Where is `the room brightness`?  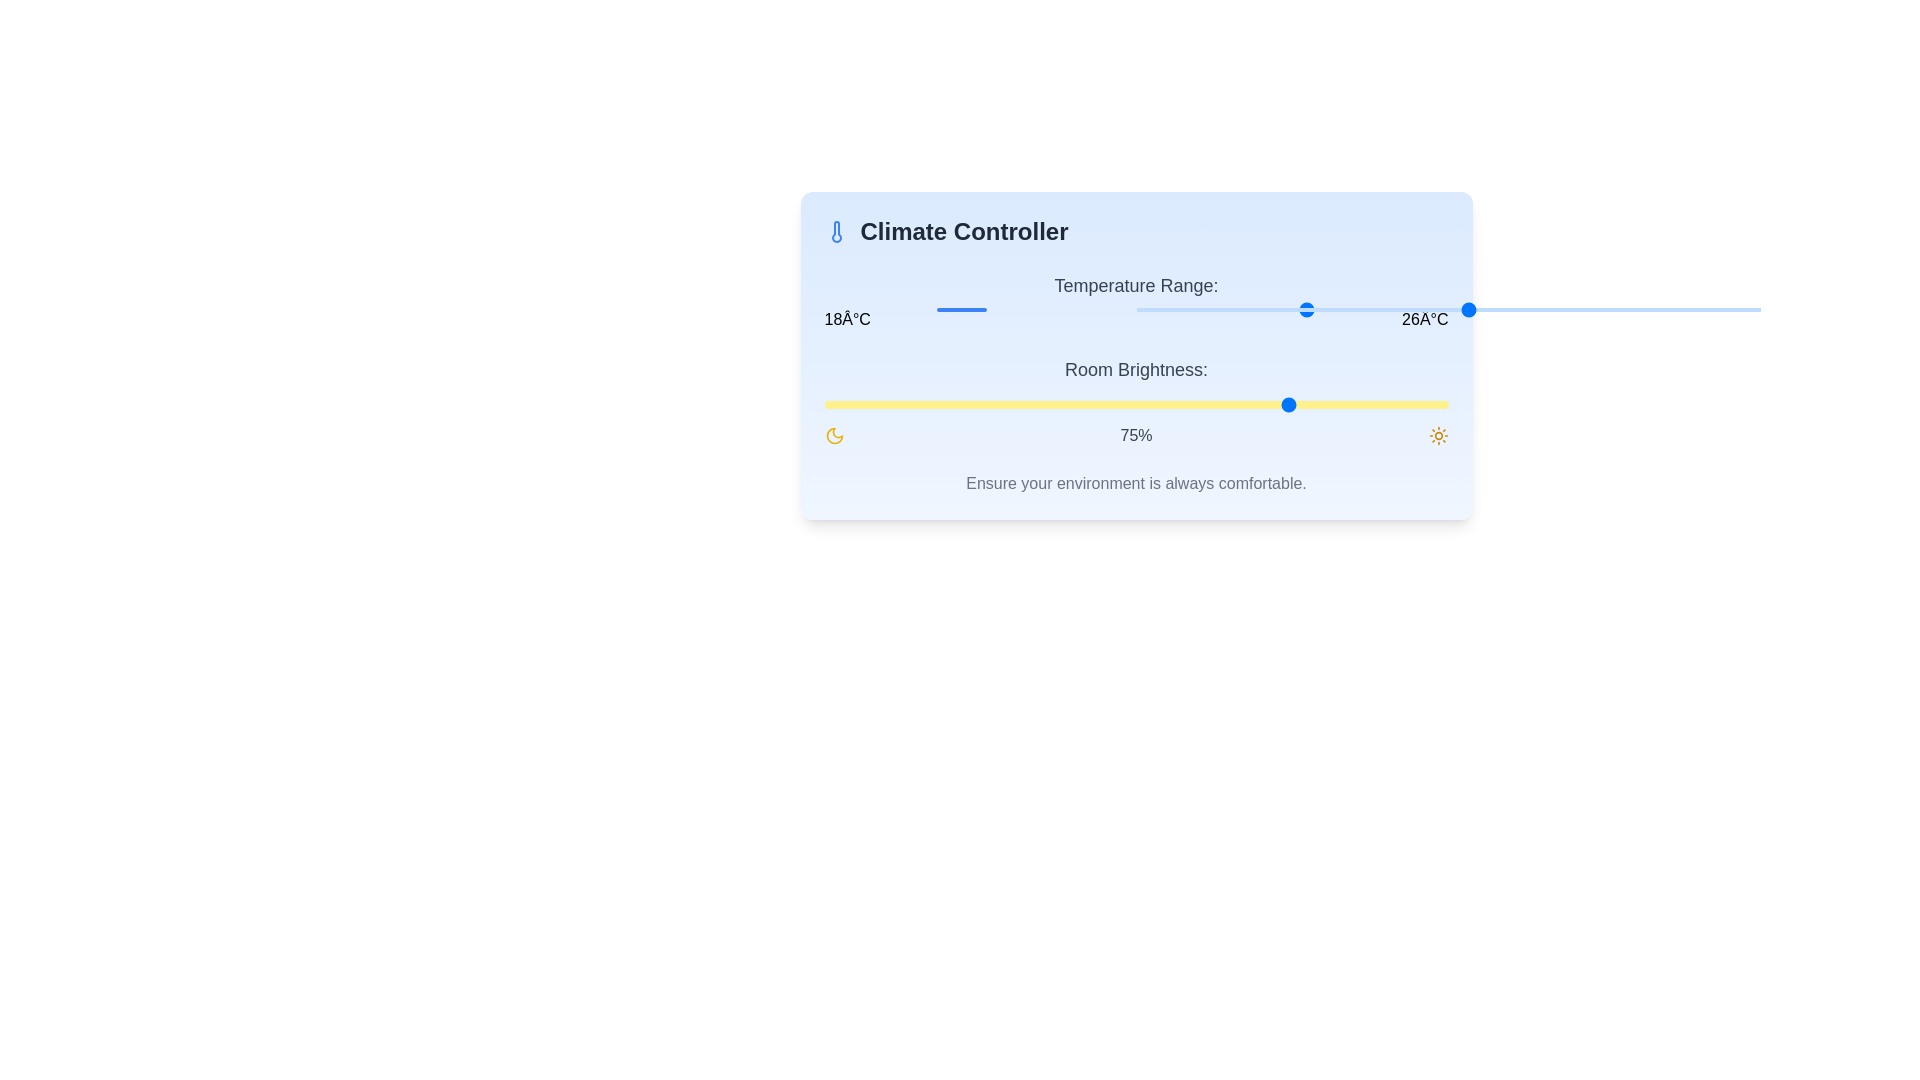 the room brightness is located at coordinates (868, 405).